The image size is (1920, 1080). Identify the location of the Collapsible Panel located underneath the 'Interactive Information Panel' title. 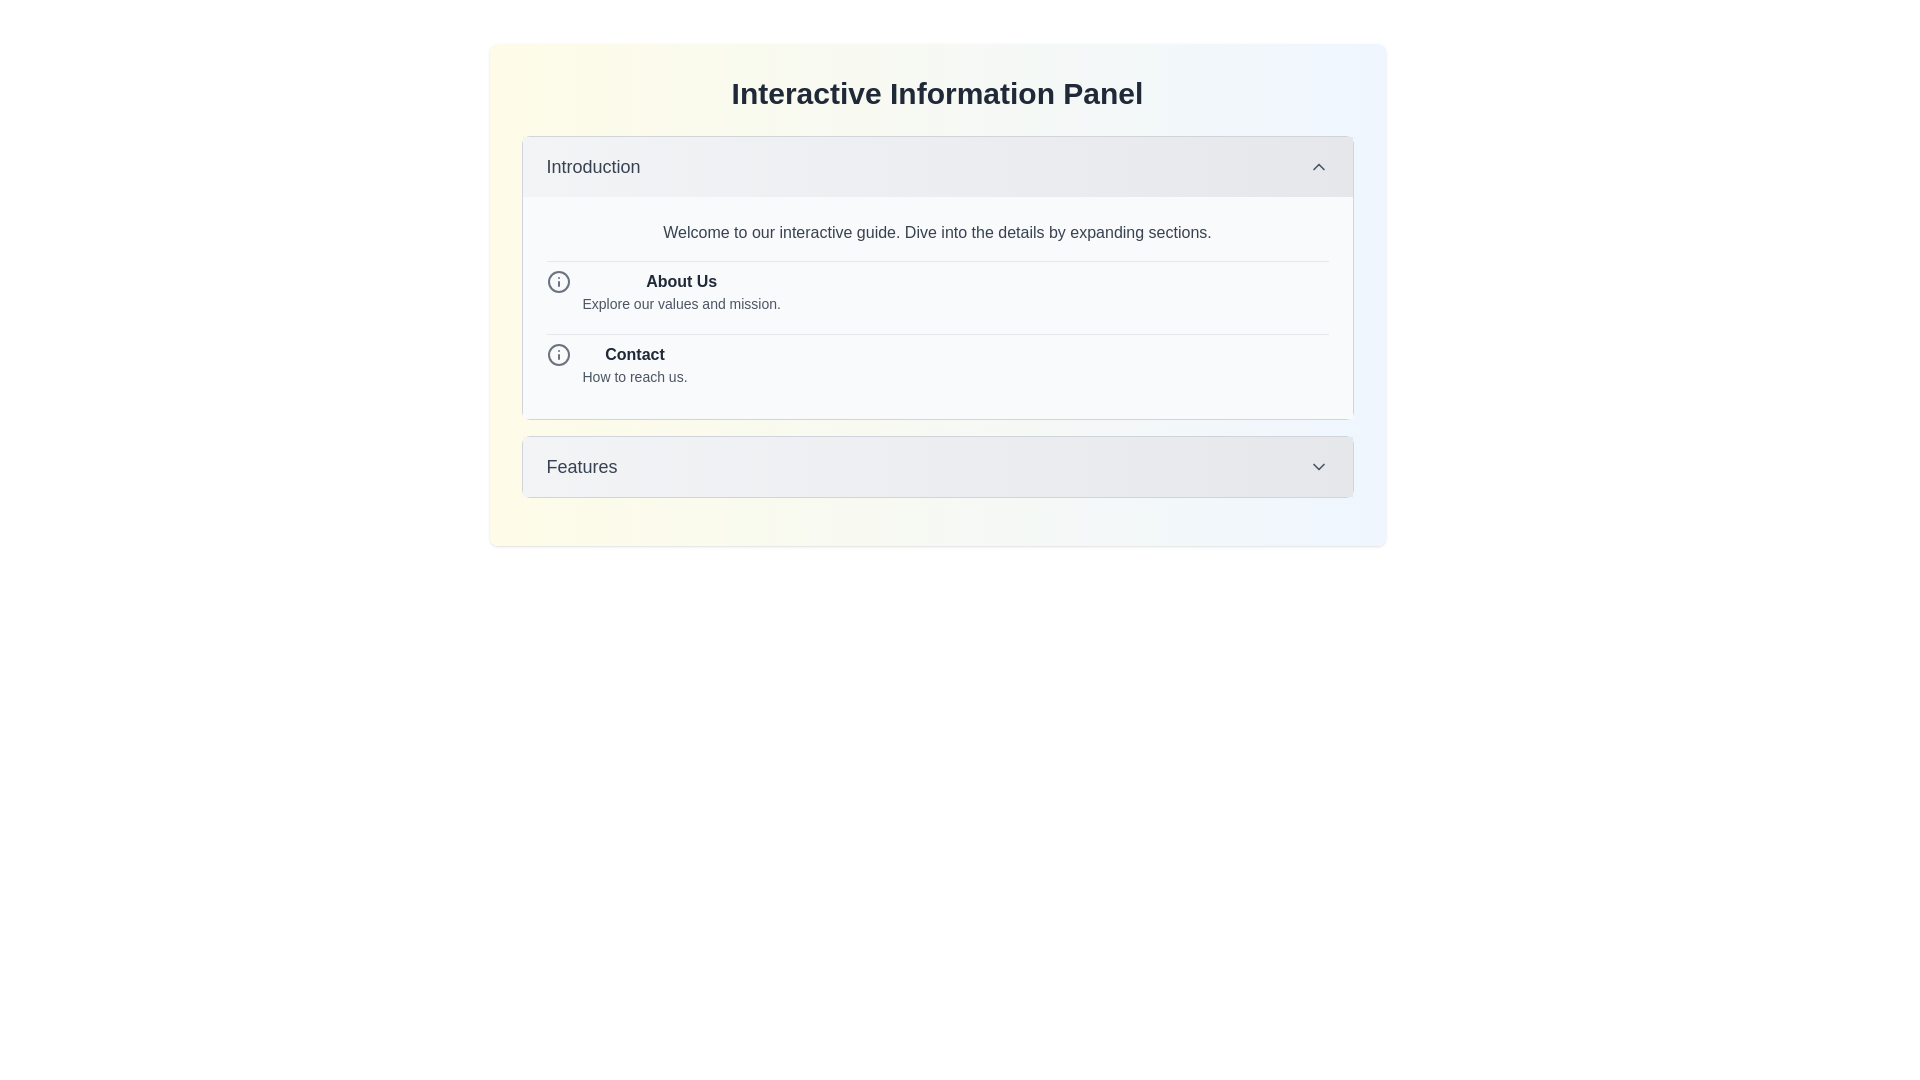
(936, 277).